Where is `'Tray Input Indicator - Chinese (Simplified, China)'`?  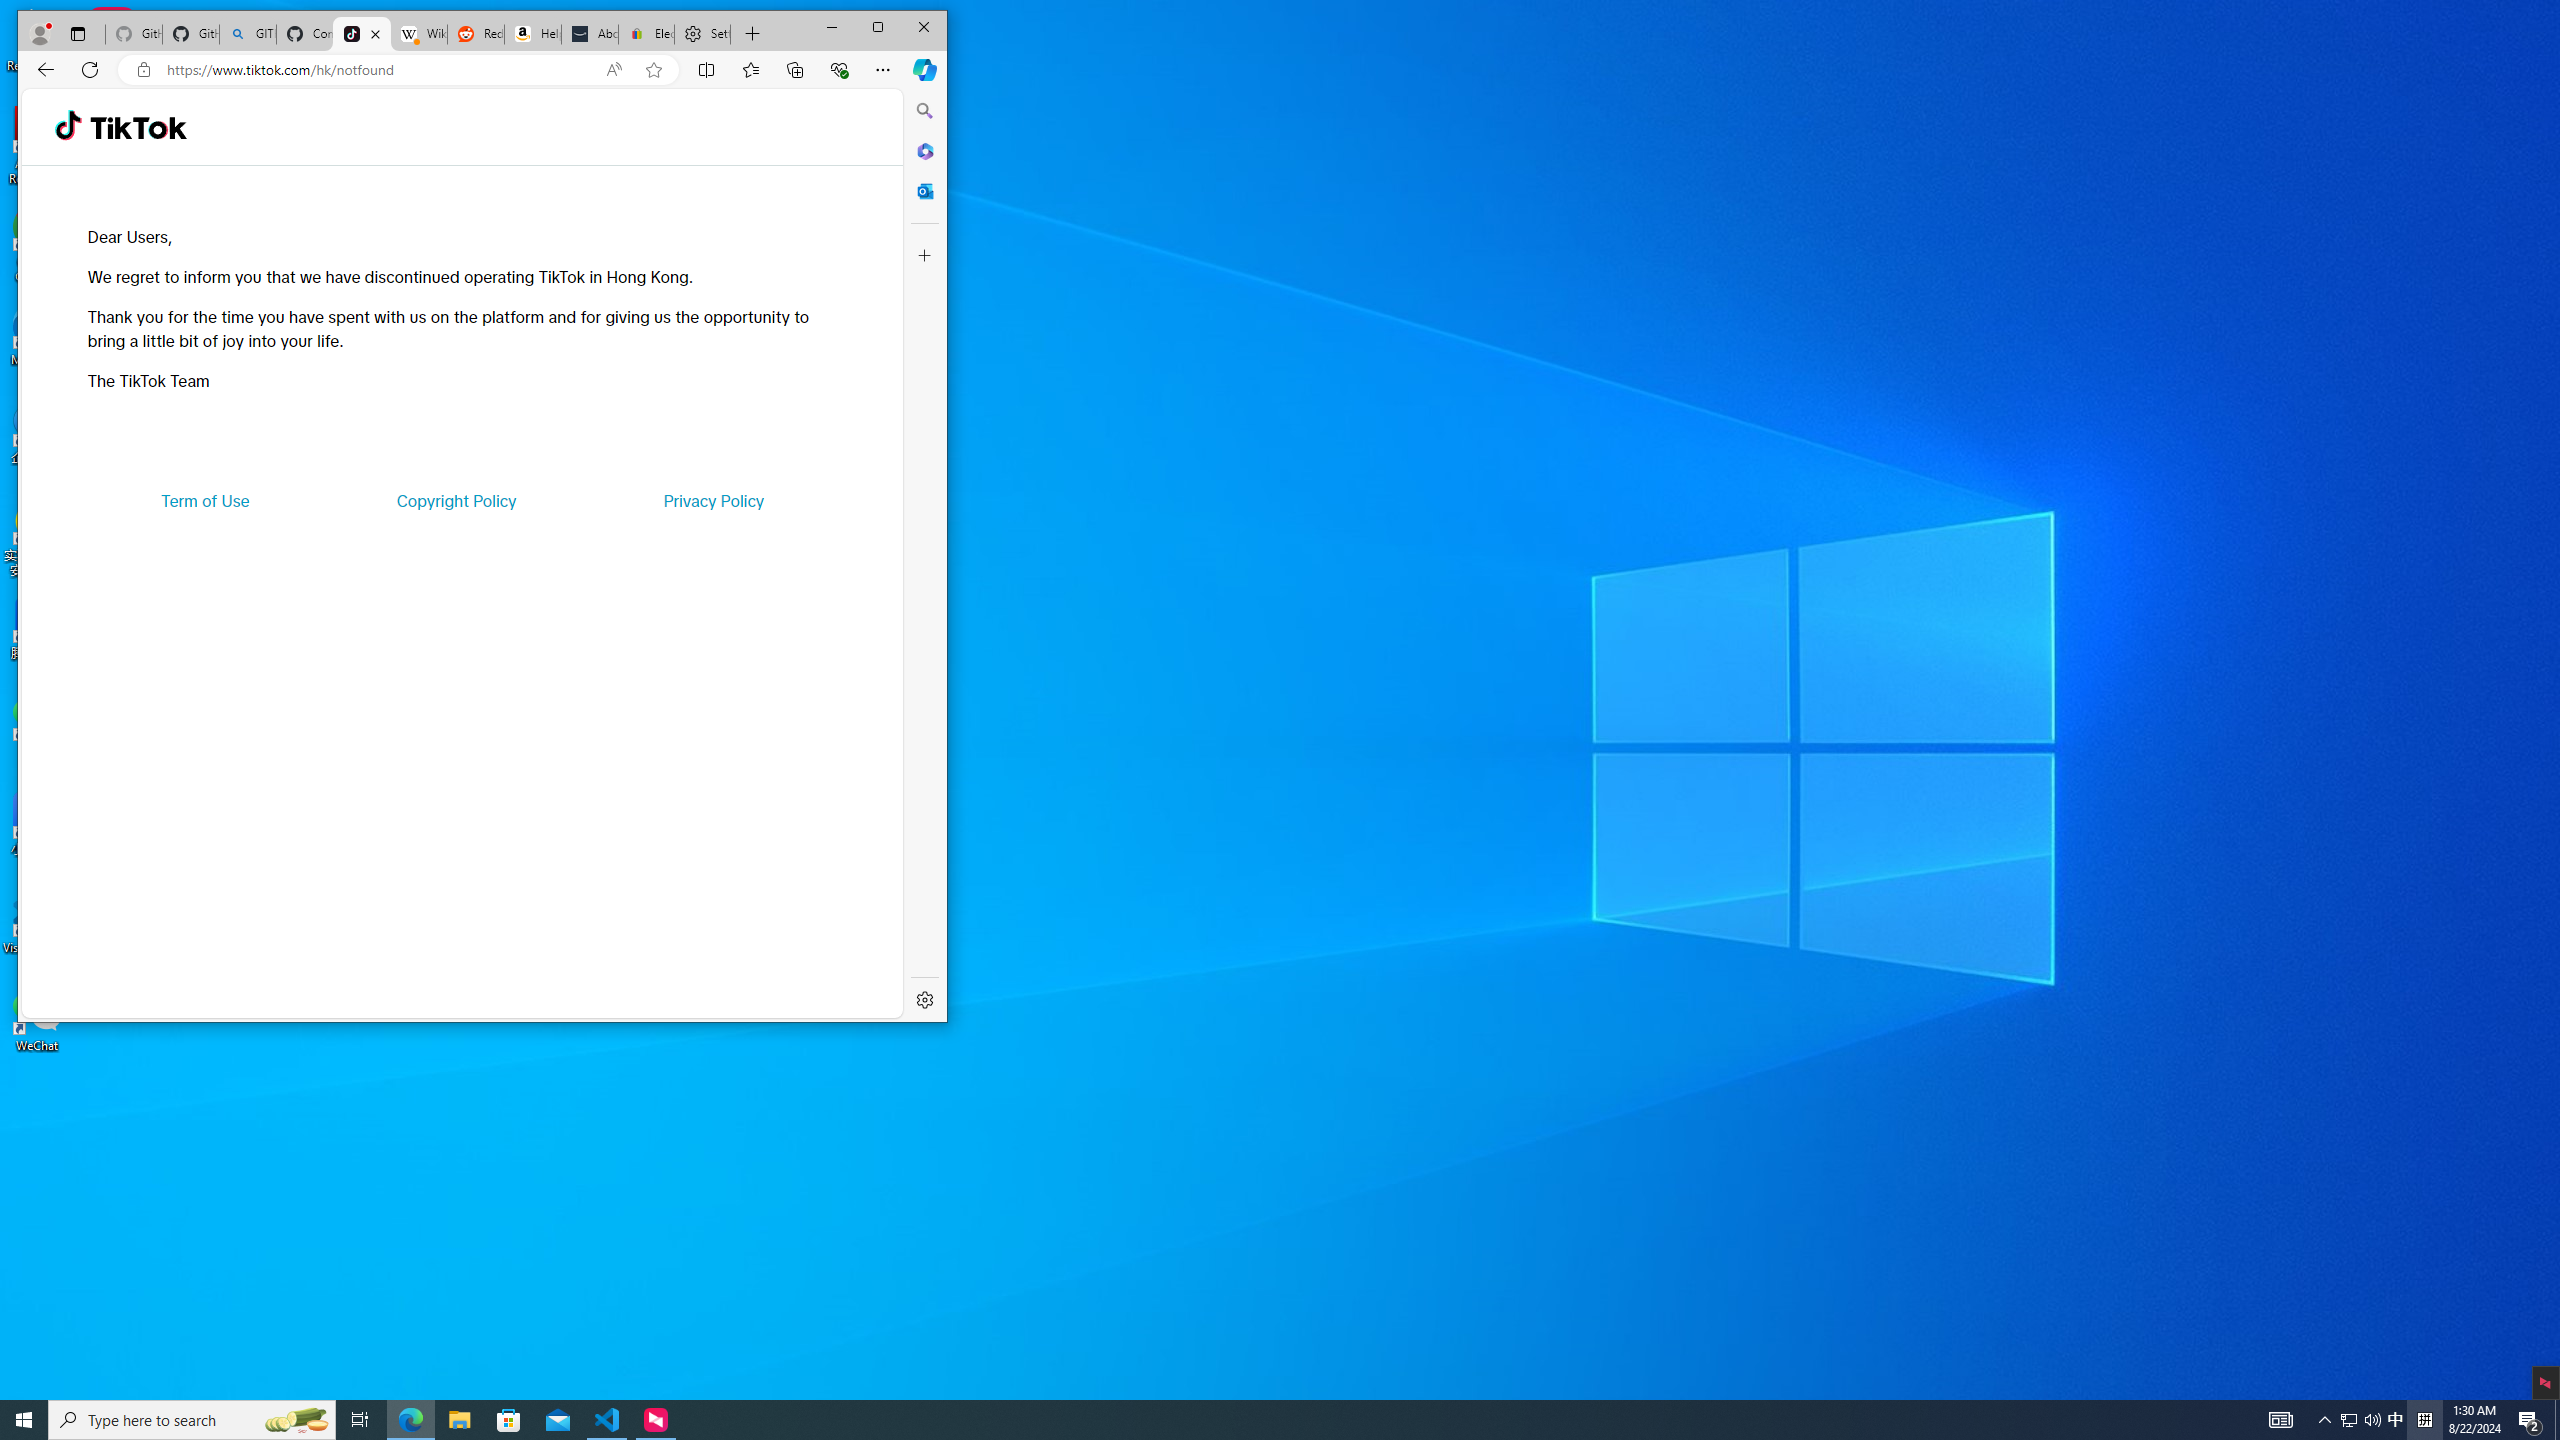
'Tray Input Indicator - Chinese (Simplified, China)' is located at coordinates (2424, 1418).